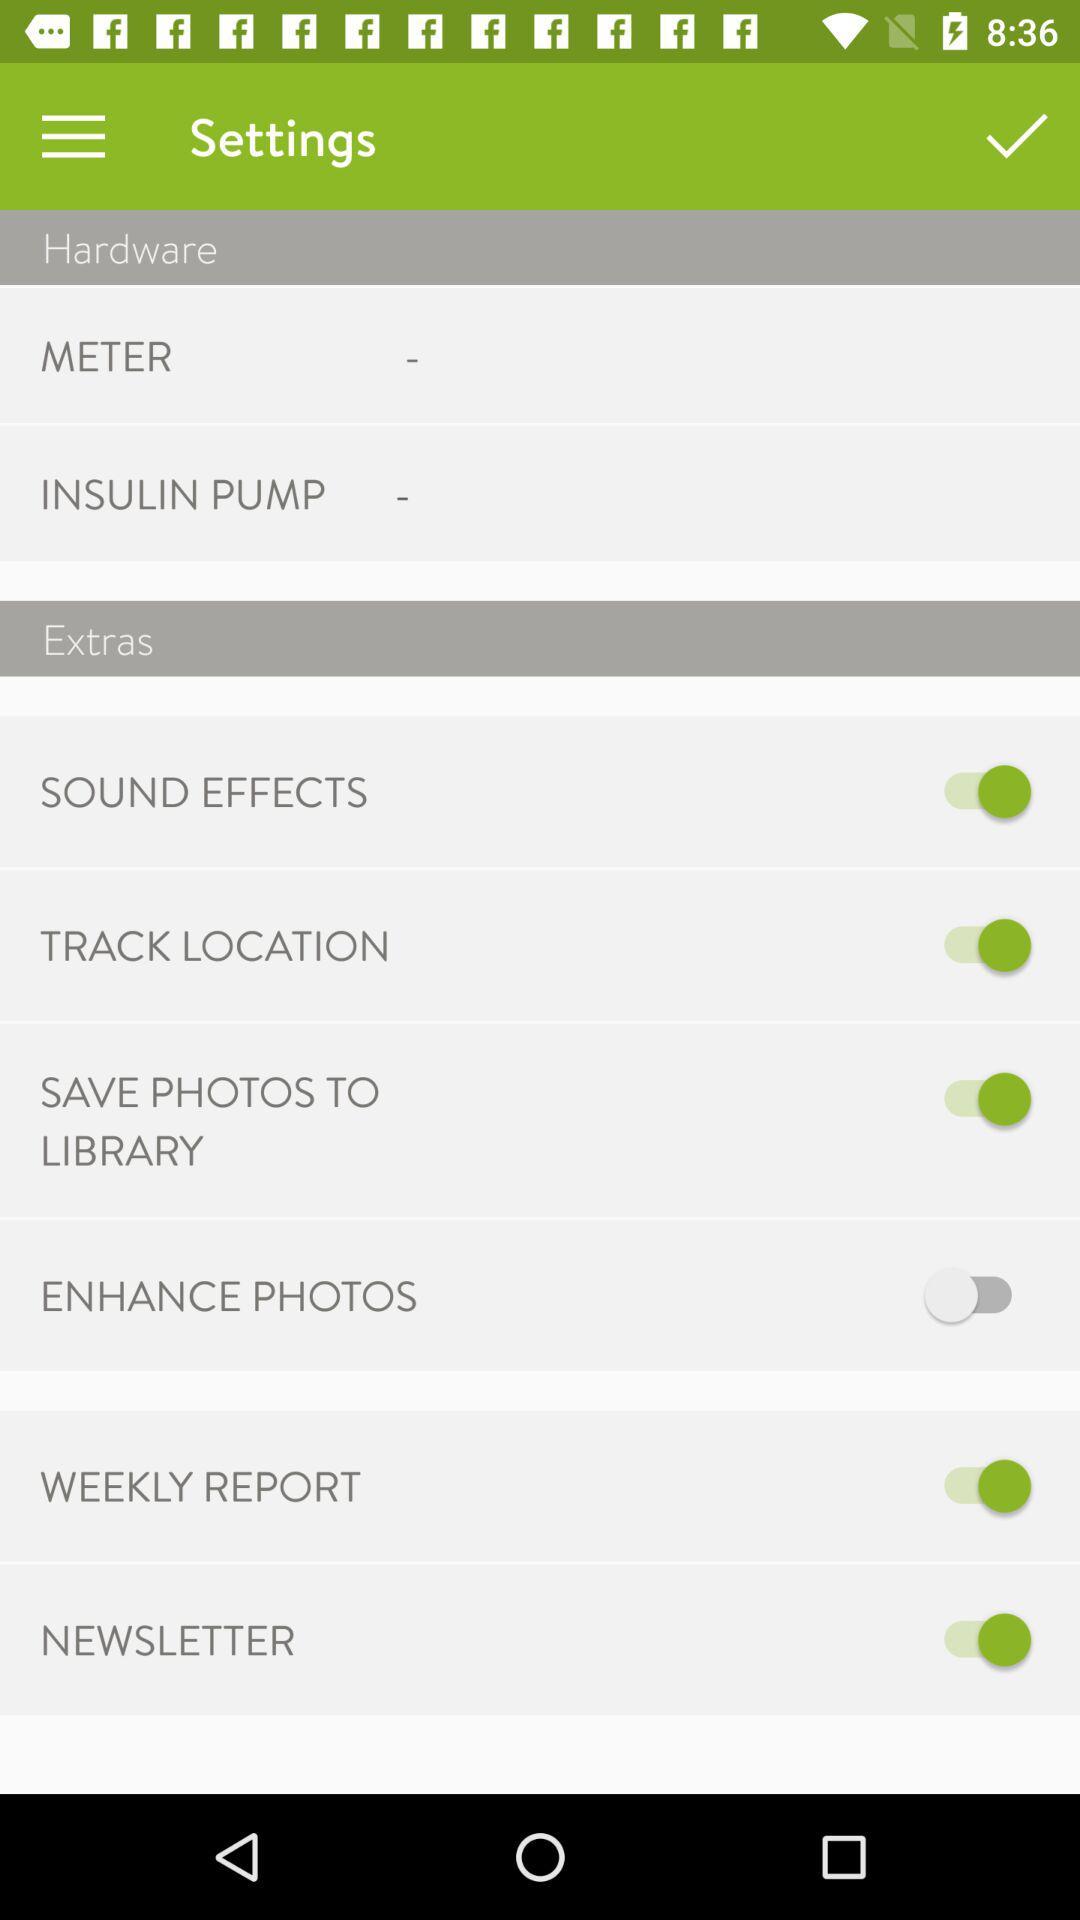  What do you see at coordinates (747, 1486) in the screenshot?
I see `item next to weekly report icon` at bounding box center [747, 1486].